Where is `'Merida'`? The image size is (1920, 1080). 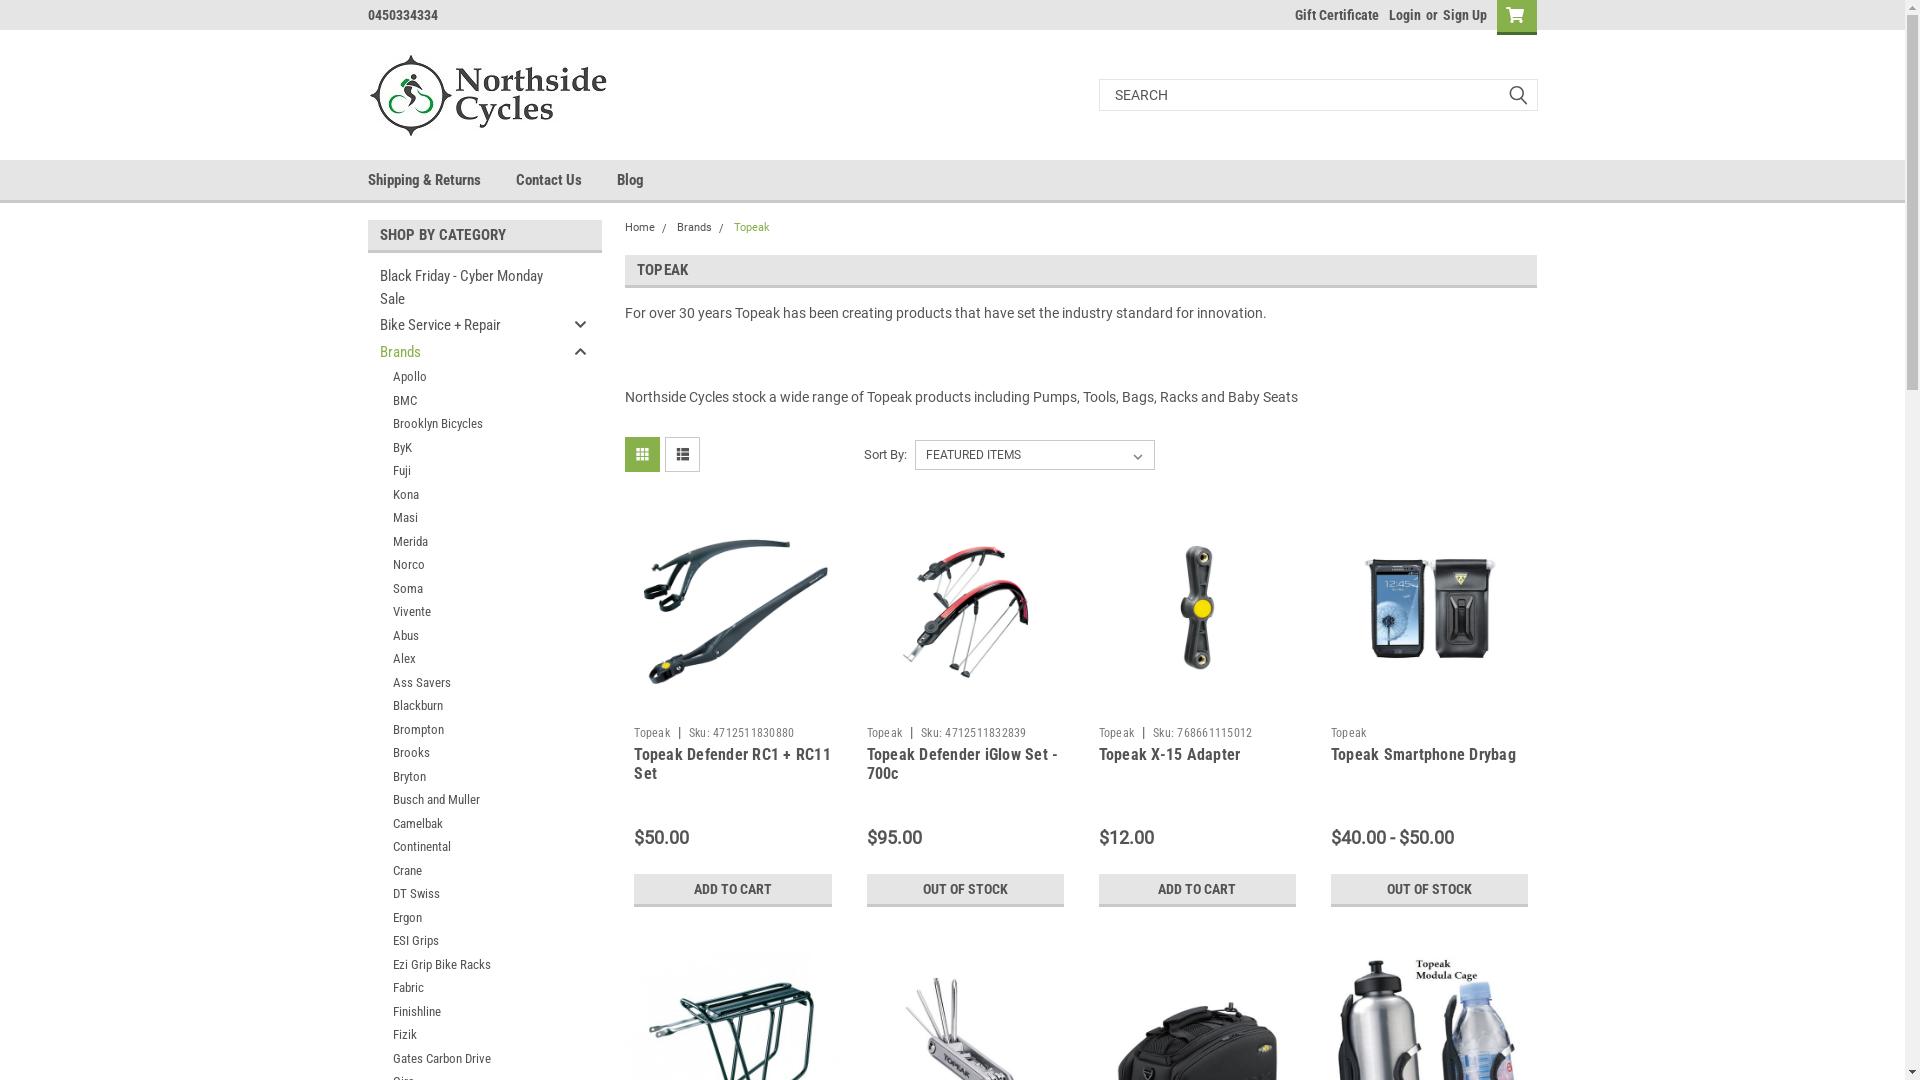
'Merida' is located at coordinates (466, 542).